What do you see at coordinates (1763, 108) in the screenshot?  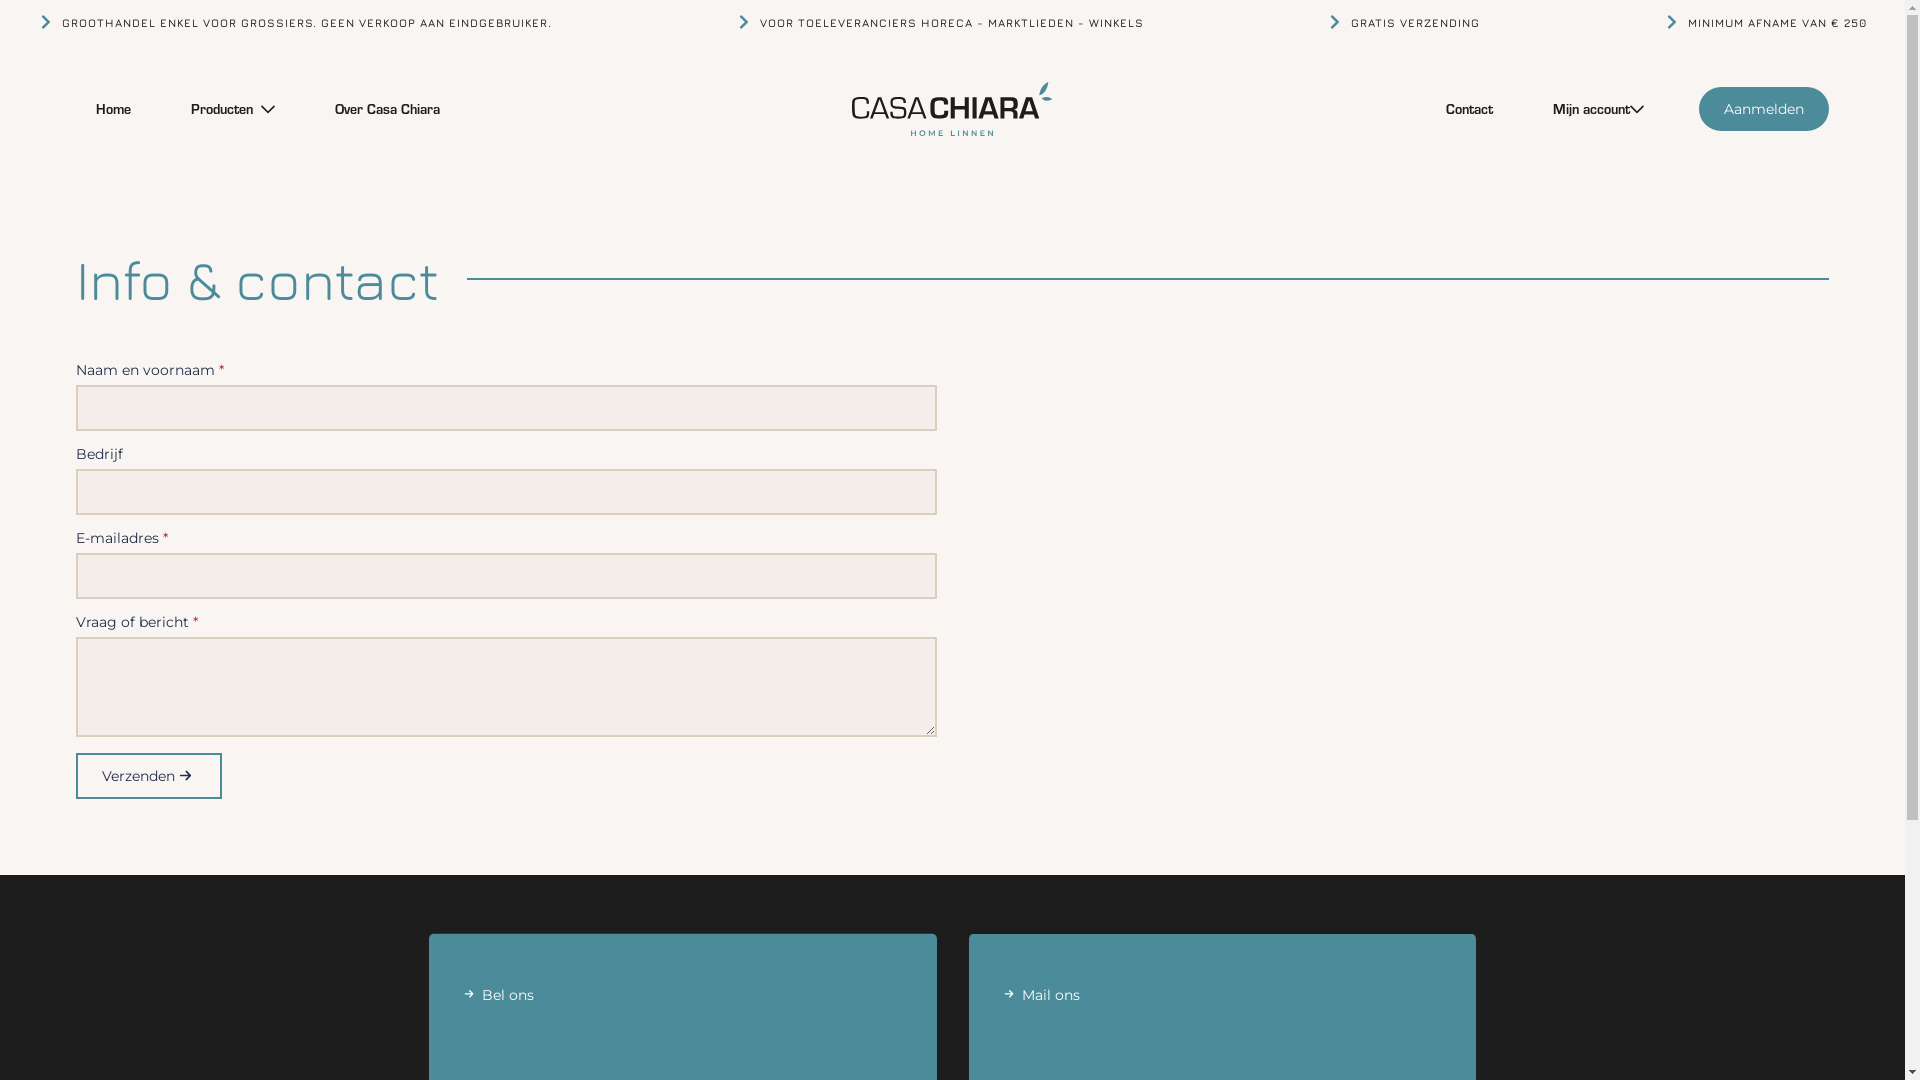 I see `'Aanmelden'` at bounding box center [1763, 108].